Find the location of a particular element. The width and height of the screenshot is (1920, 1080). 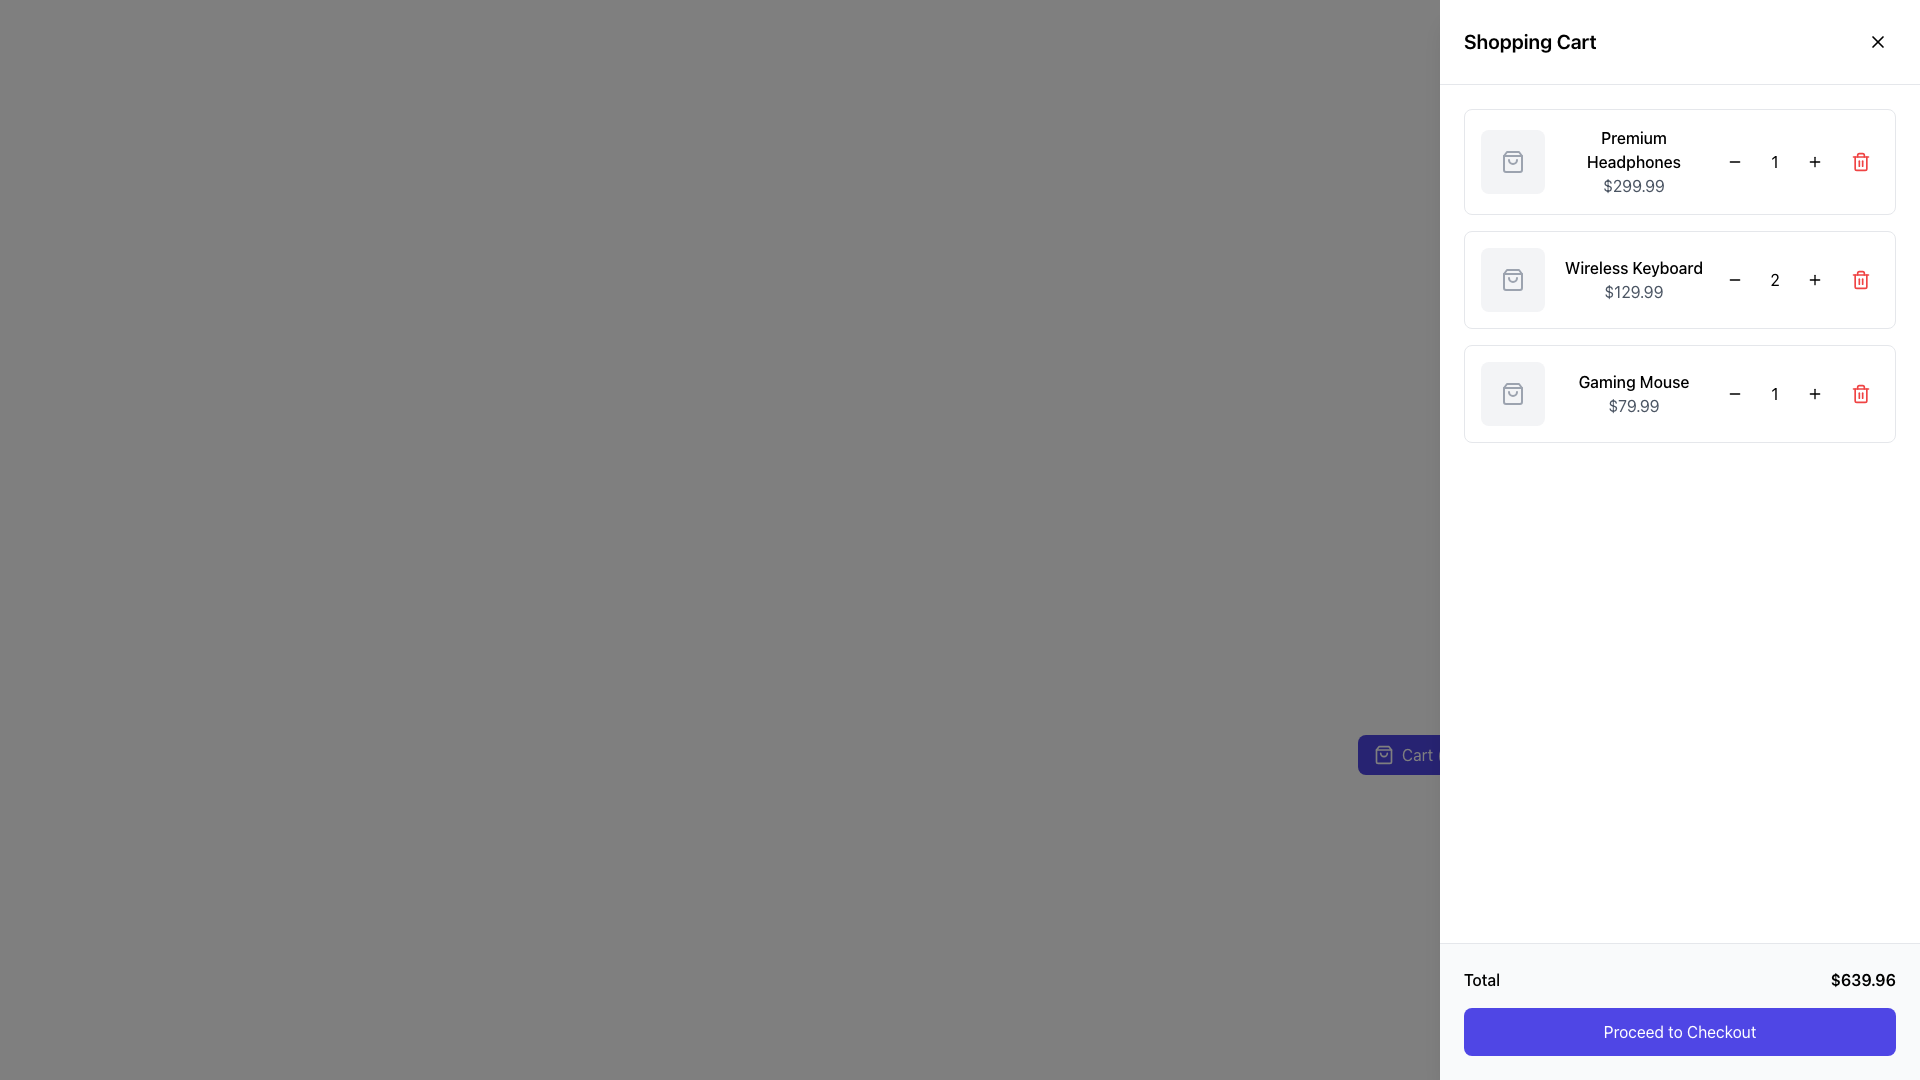

the numeric label displaying the number '1', which is centrally located between the minus symbol on the left and the plus symbol on the right within the numeric input group of the 'Gaming Mouse' item row in the shopping cart interface is located at coordinates (1775, 393).